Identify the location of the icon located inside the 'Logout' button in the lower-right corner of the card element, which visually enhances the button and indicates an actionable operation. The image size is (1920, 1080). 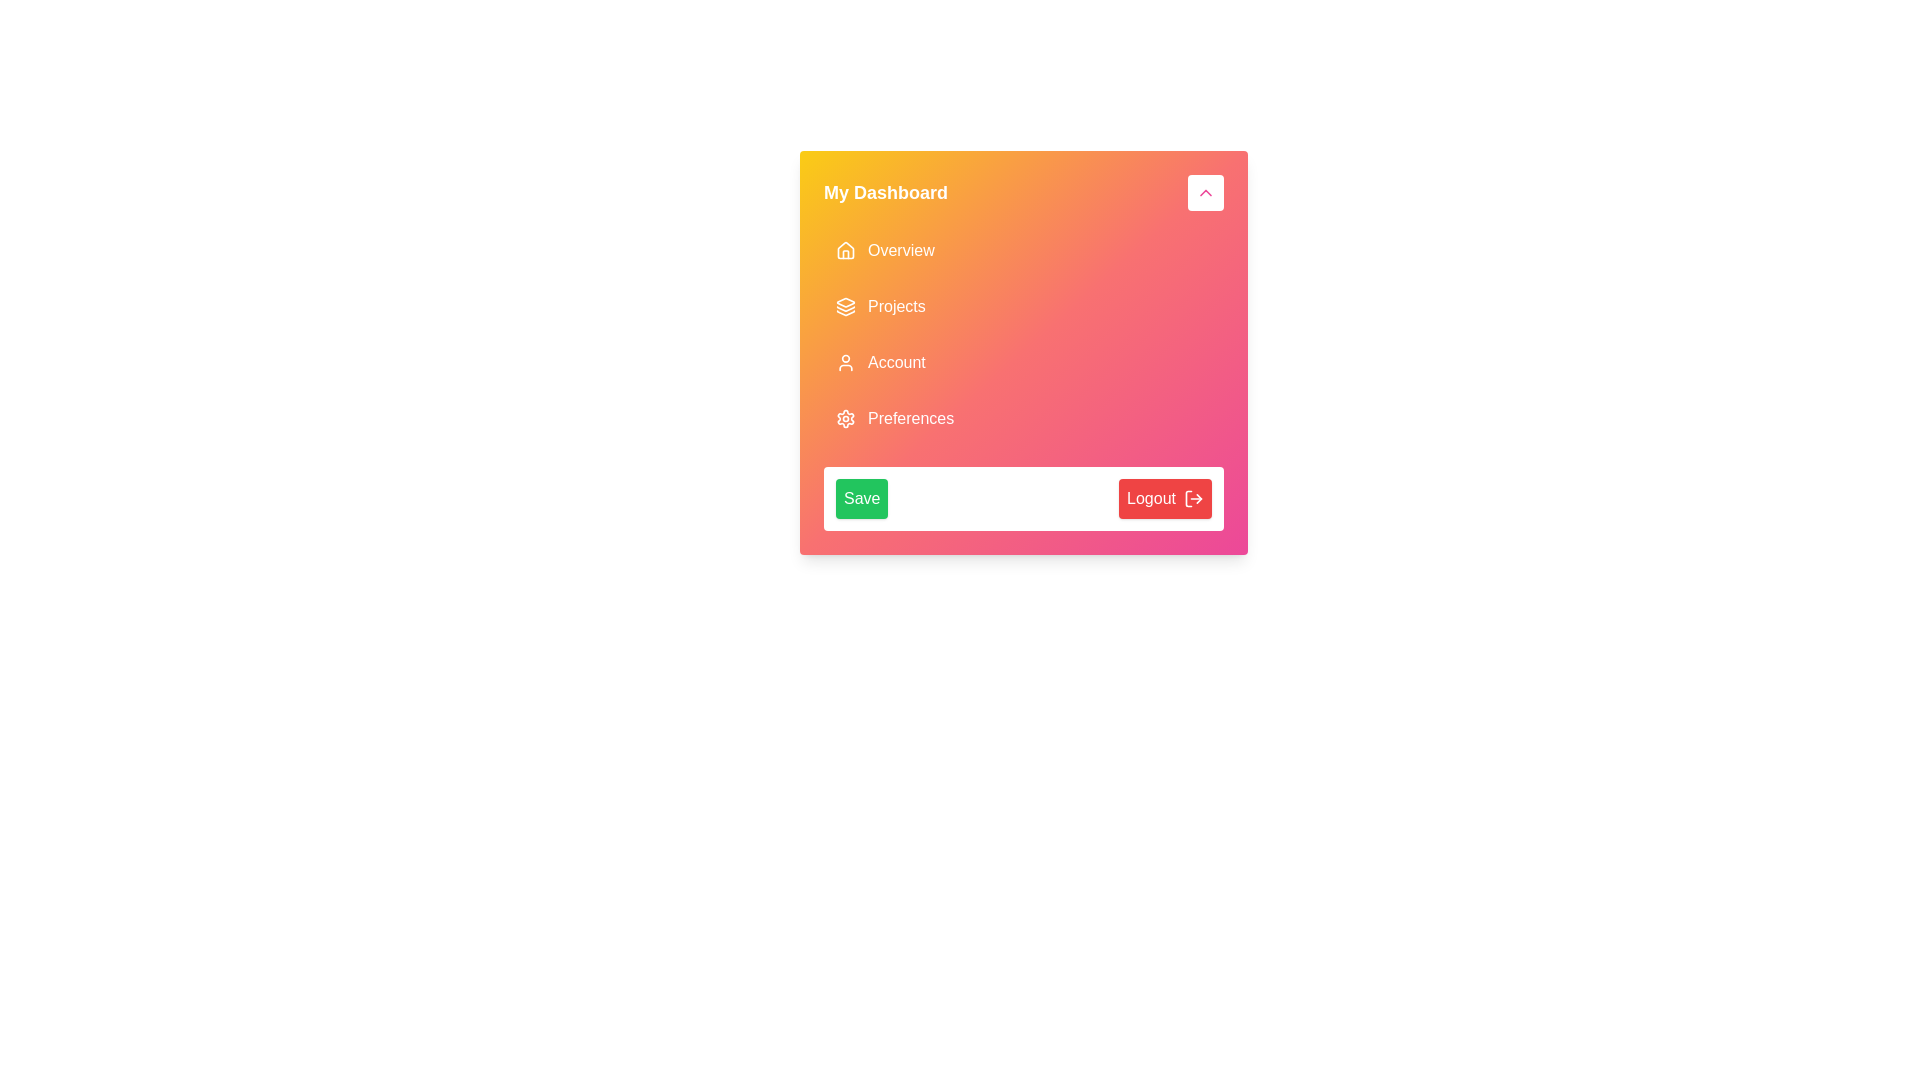
(1194, 497).